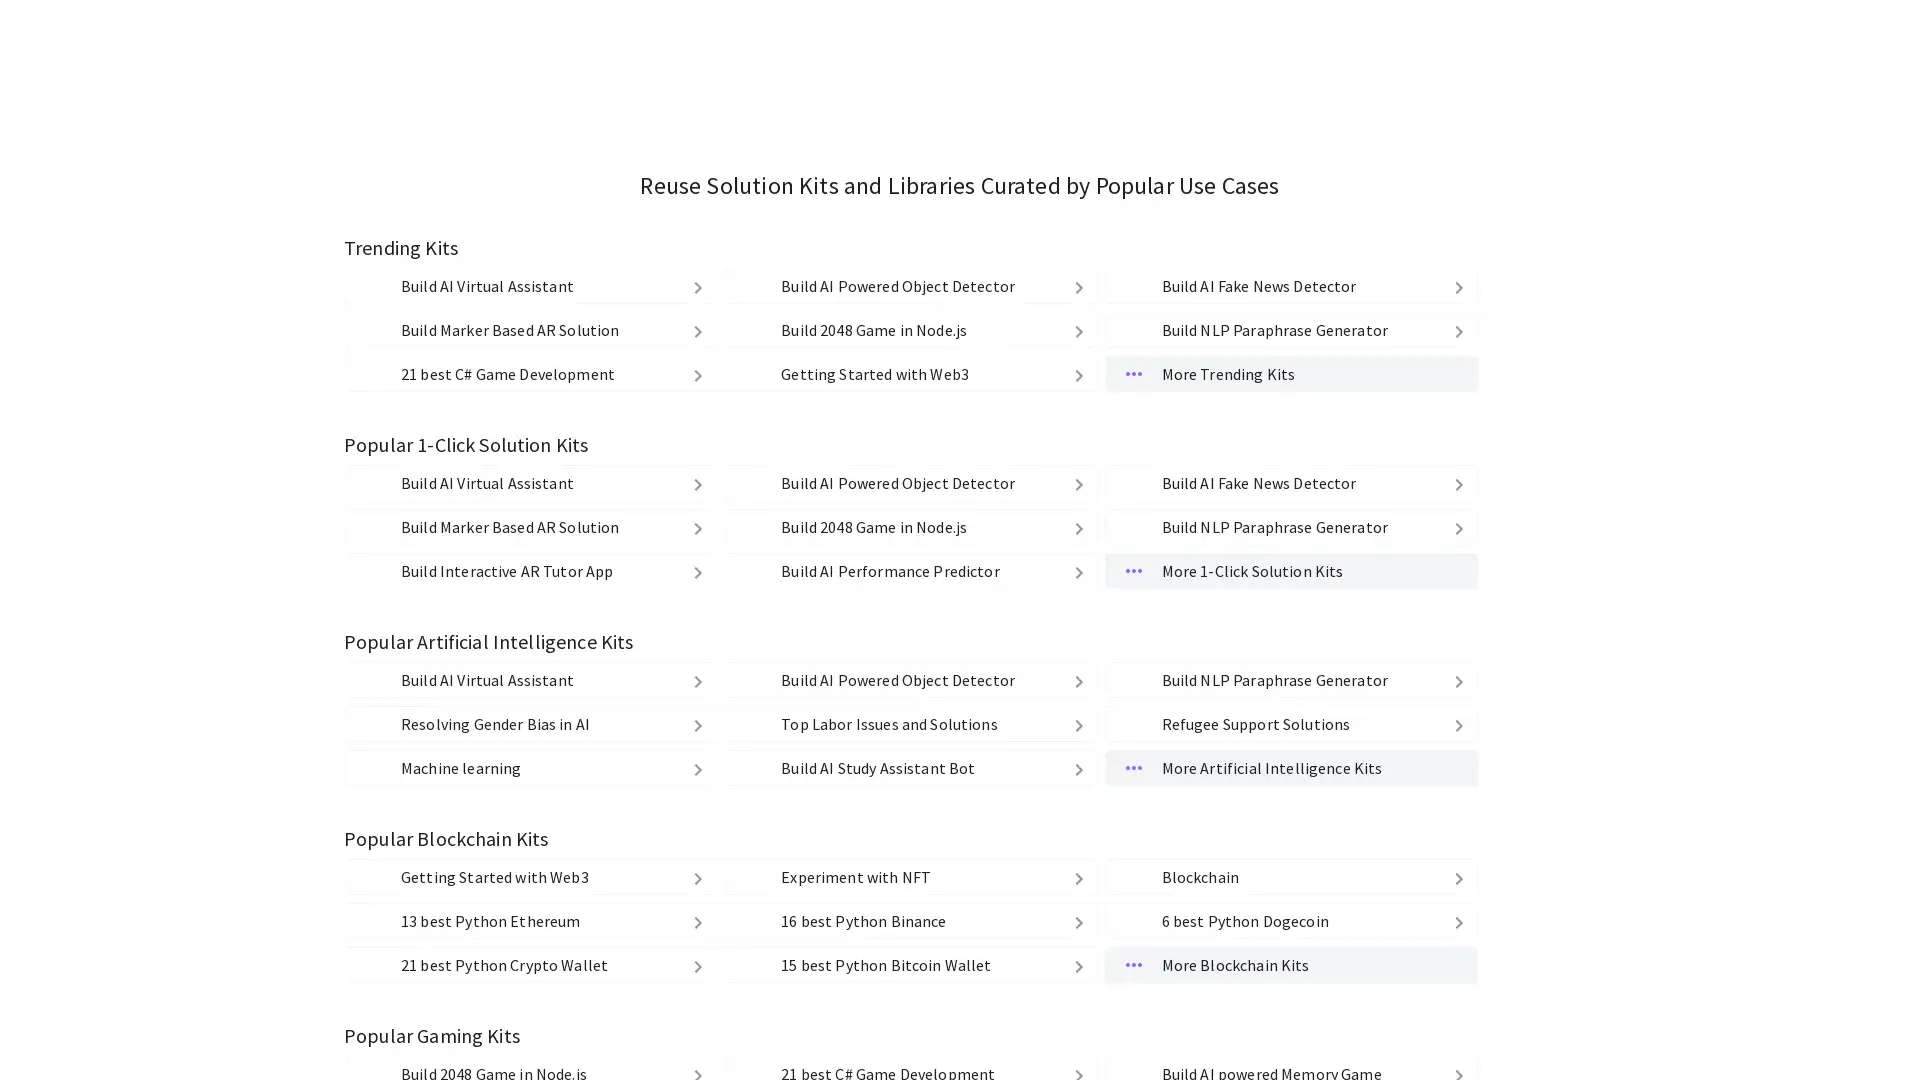  I want to click on delete, so click(1429, 1030).